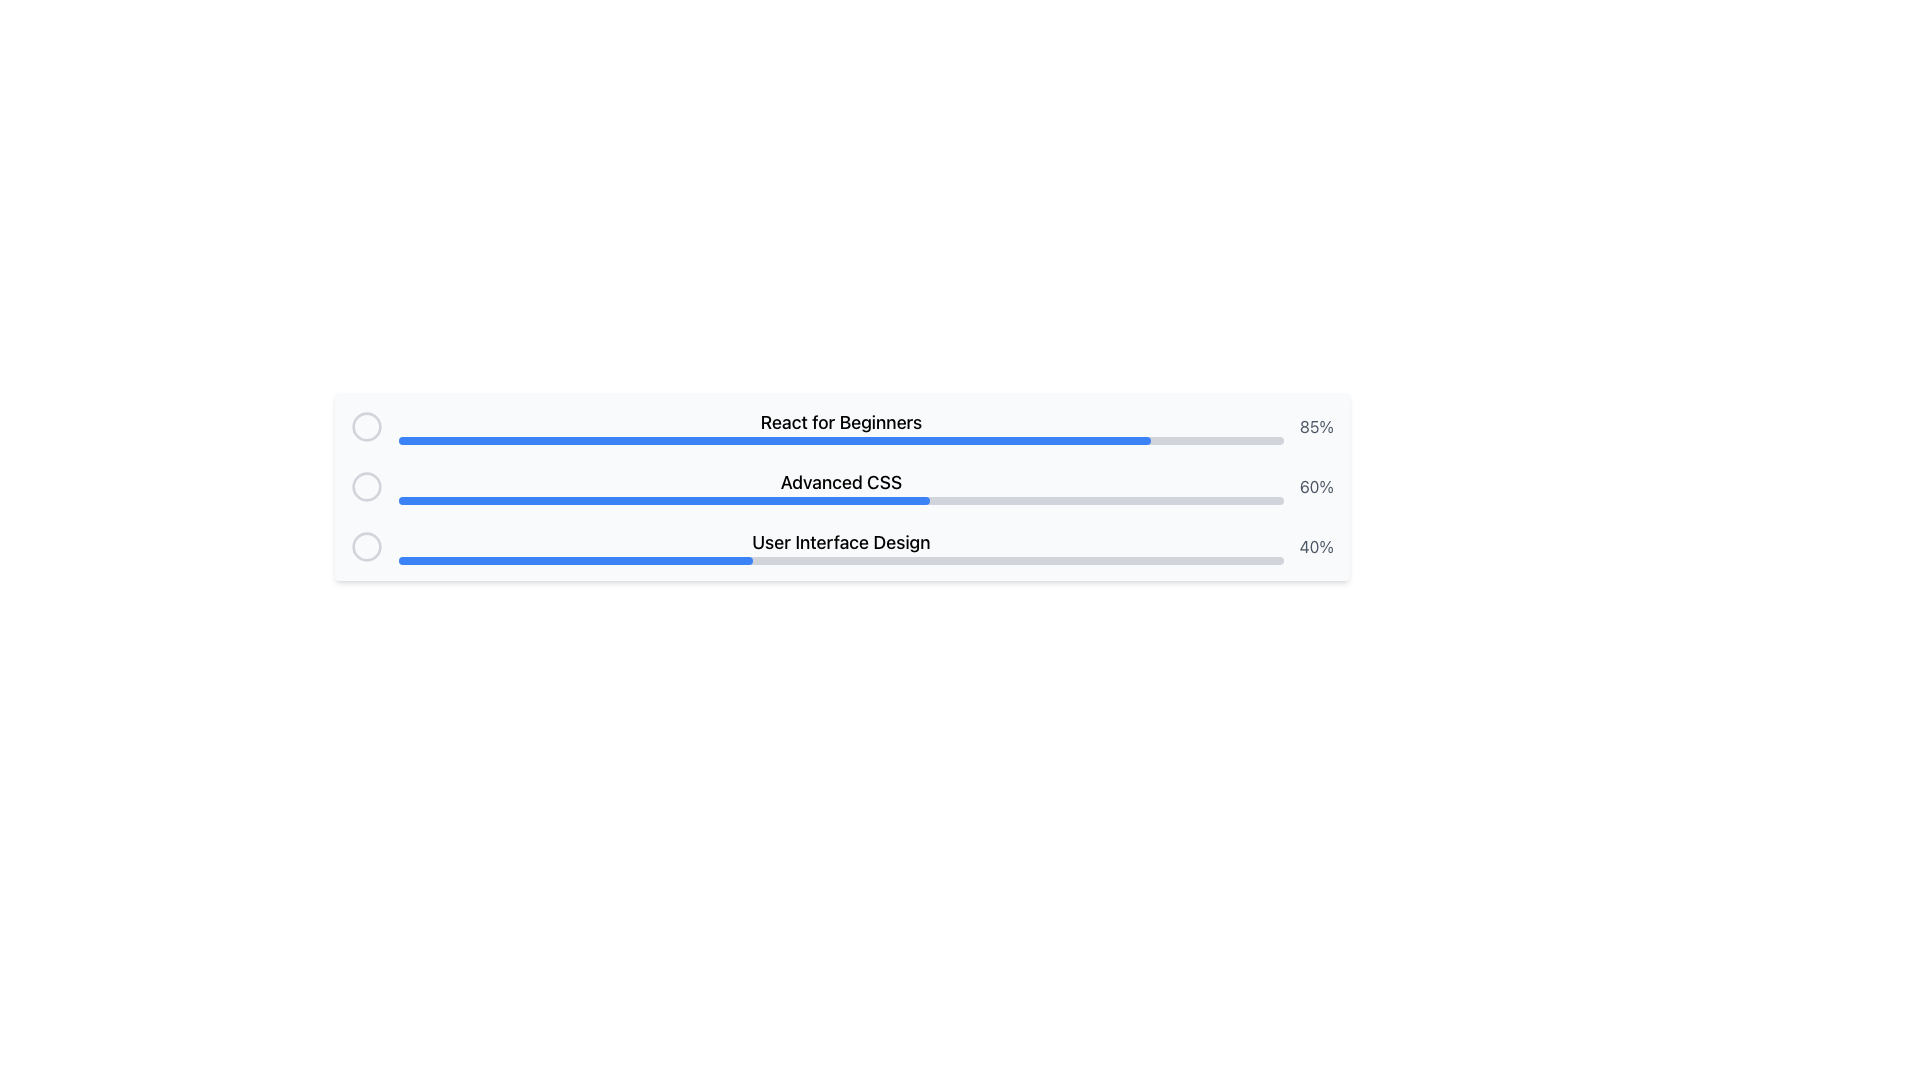 This screenshot has width=1920, height=1080. Describe the element at coordinates (366, 547) in the screenshot. I see `the circular marker located to the left of the text label 'User Interface Design' in the third item of the list` at that location.